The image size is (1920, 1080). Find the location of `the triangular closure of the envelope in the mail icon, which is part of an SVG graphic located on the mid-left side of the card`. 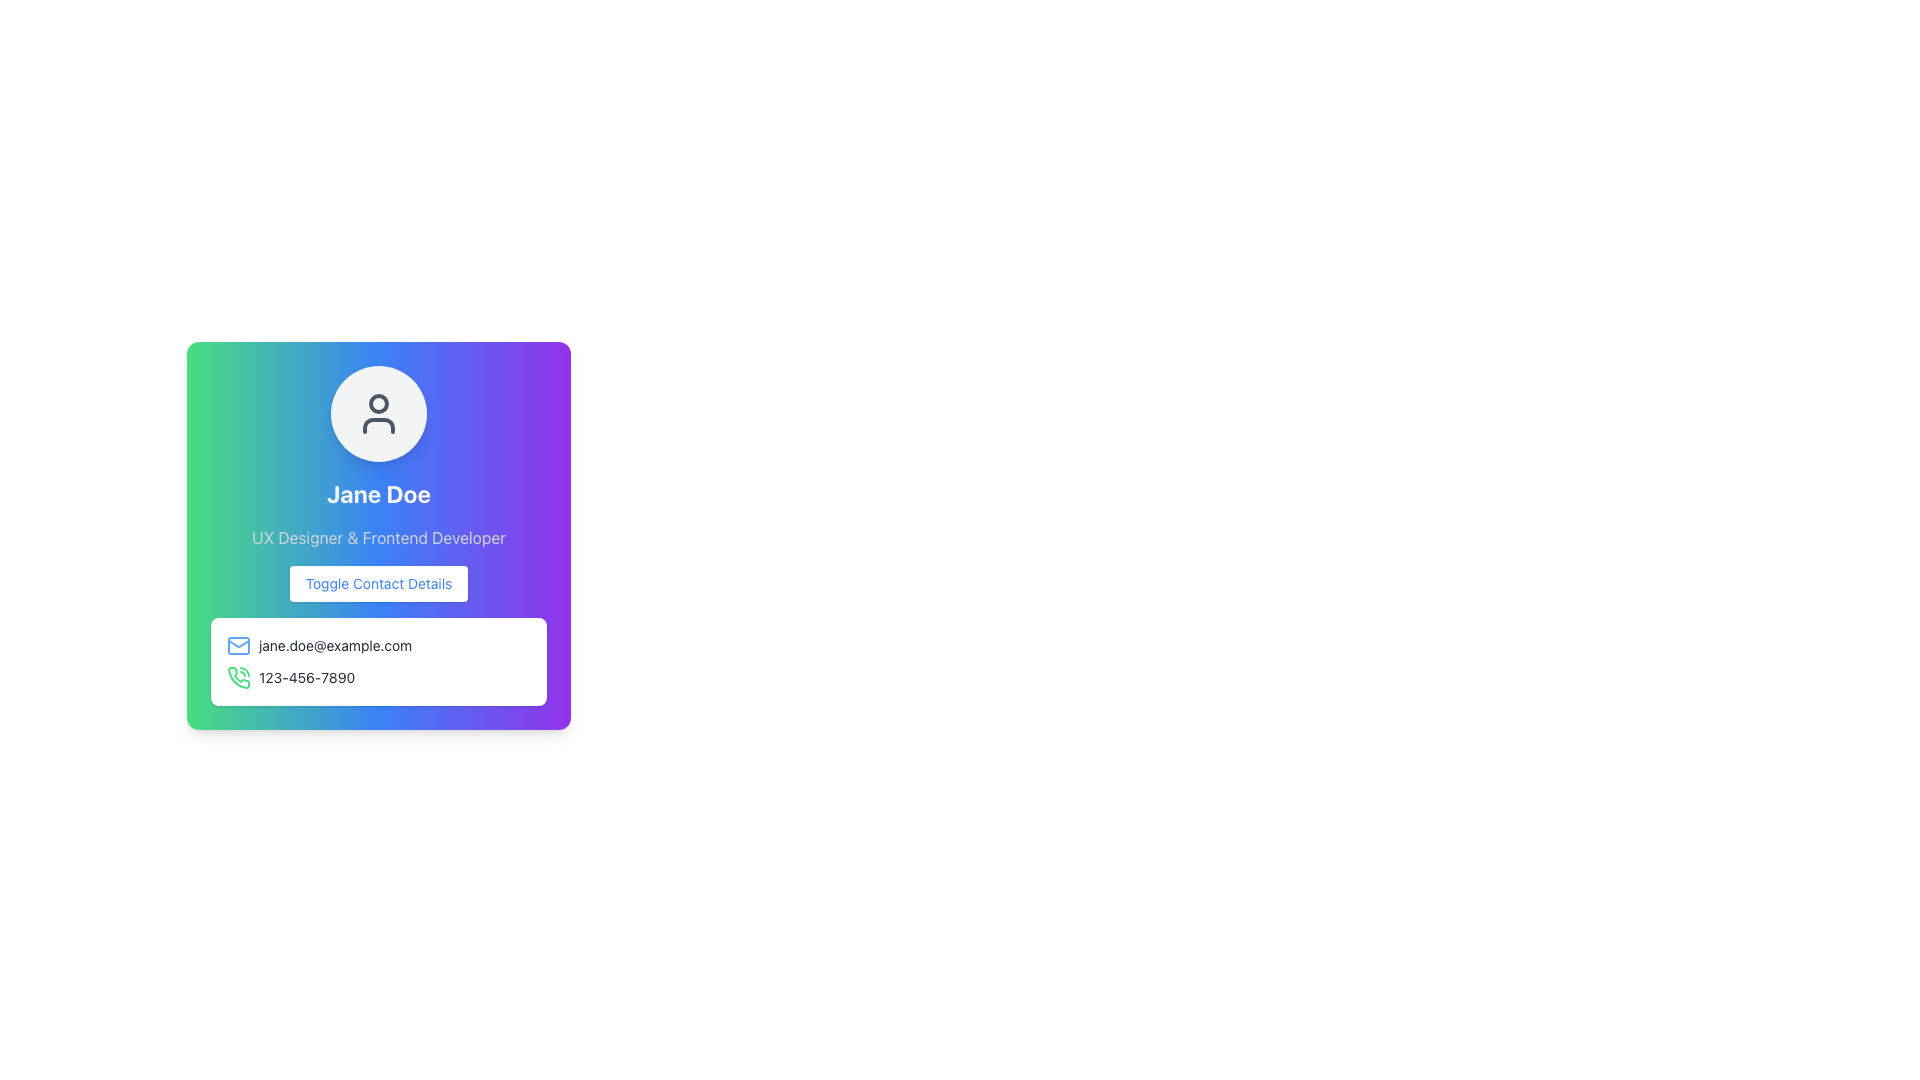

the triangular closure of the envelope in the mail icon, which is part of an SVG graphic located on the mid-left side of the card is located at coordinates (239, 643).